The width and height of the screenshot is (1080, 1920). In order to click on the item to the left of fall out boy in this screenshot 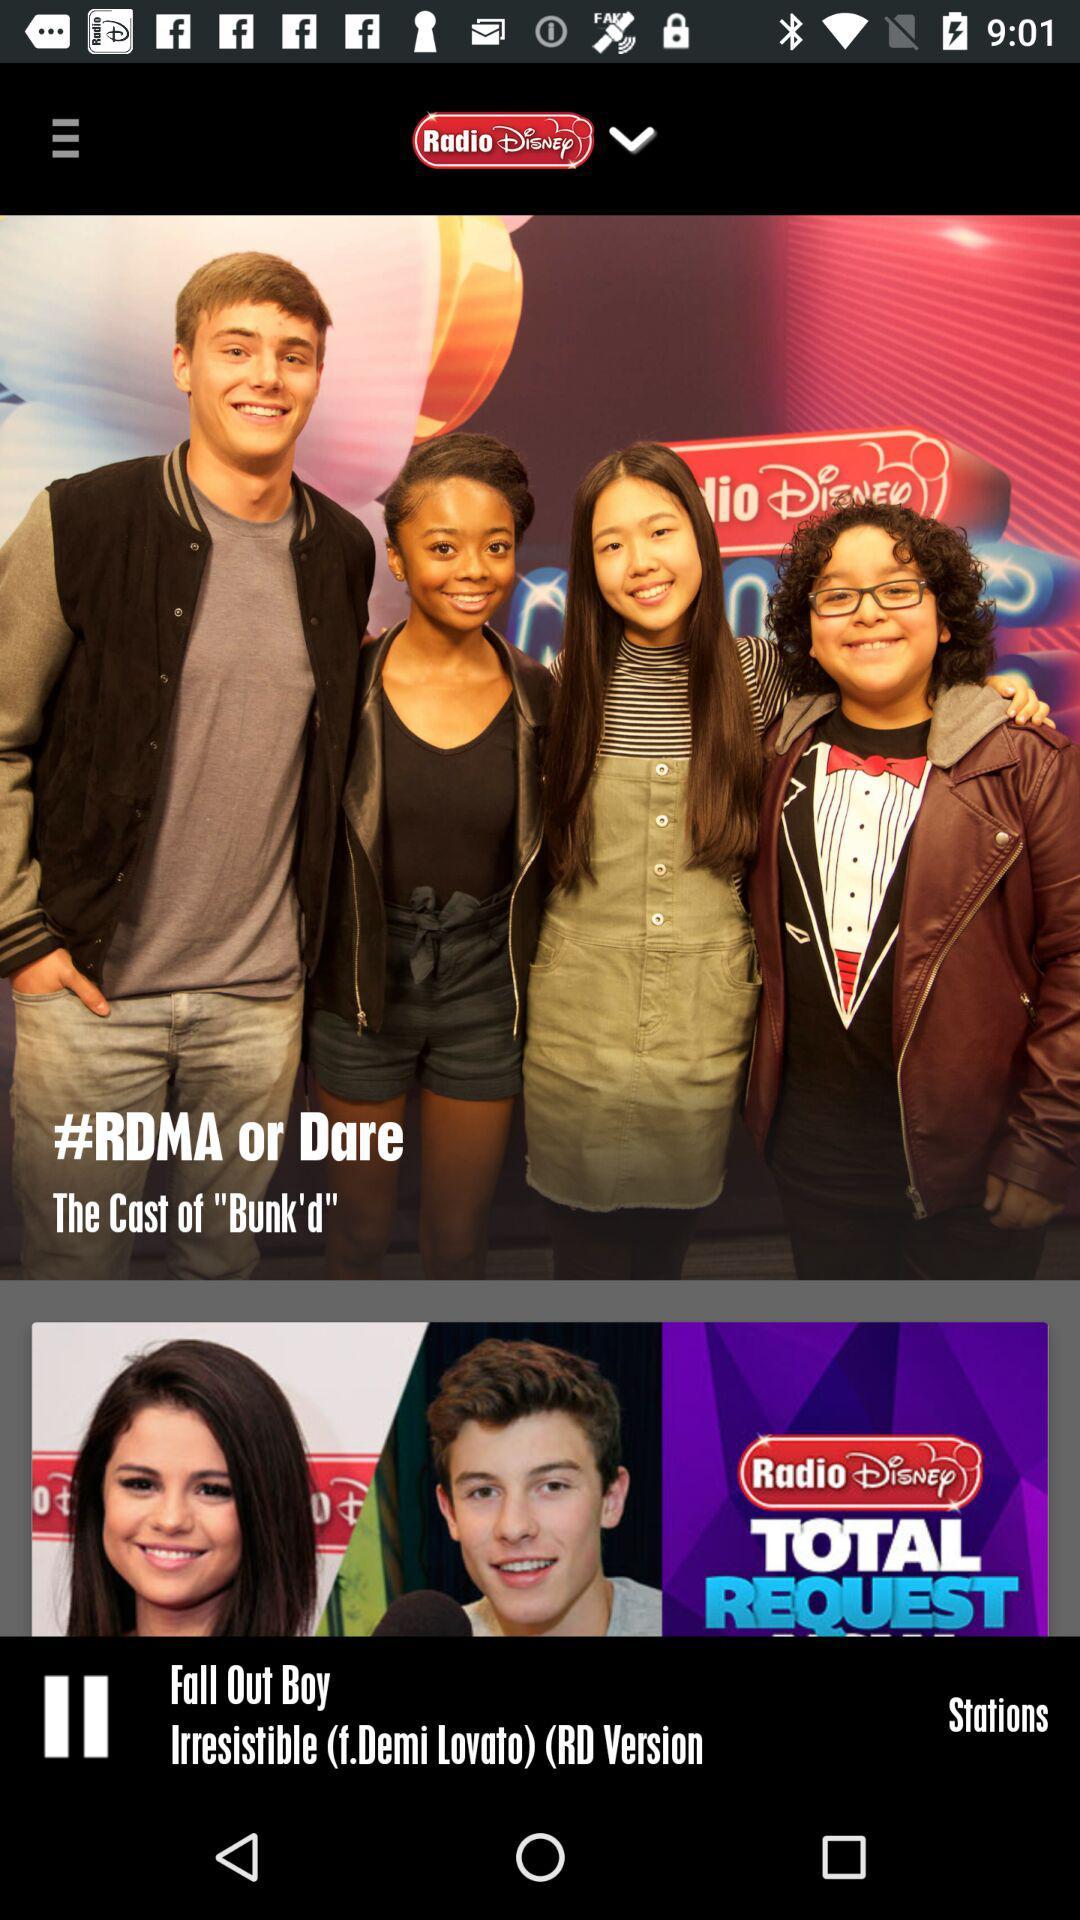, I will do `click(77, 1714)`.